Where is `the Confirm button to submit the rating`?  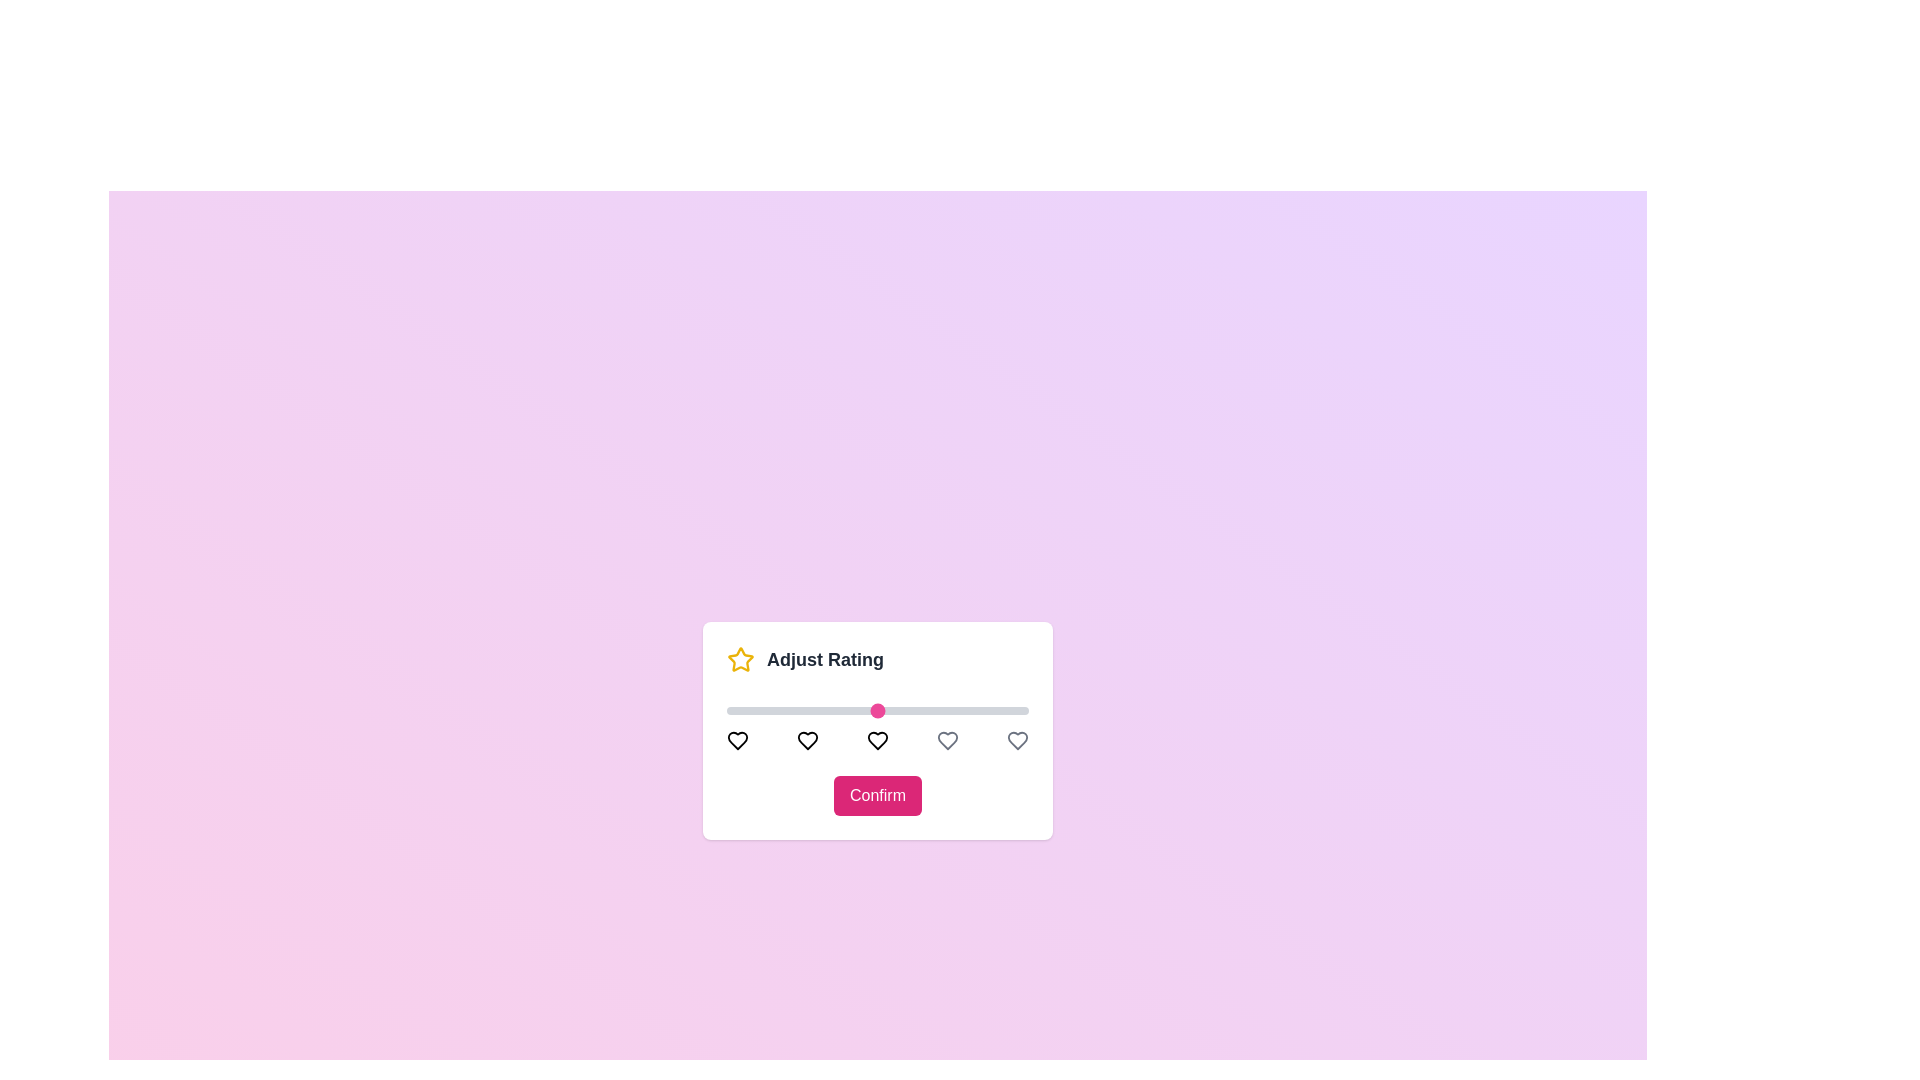
the Confirm button to submit the rating is located at coordinates (878, 794).